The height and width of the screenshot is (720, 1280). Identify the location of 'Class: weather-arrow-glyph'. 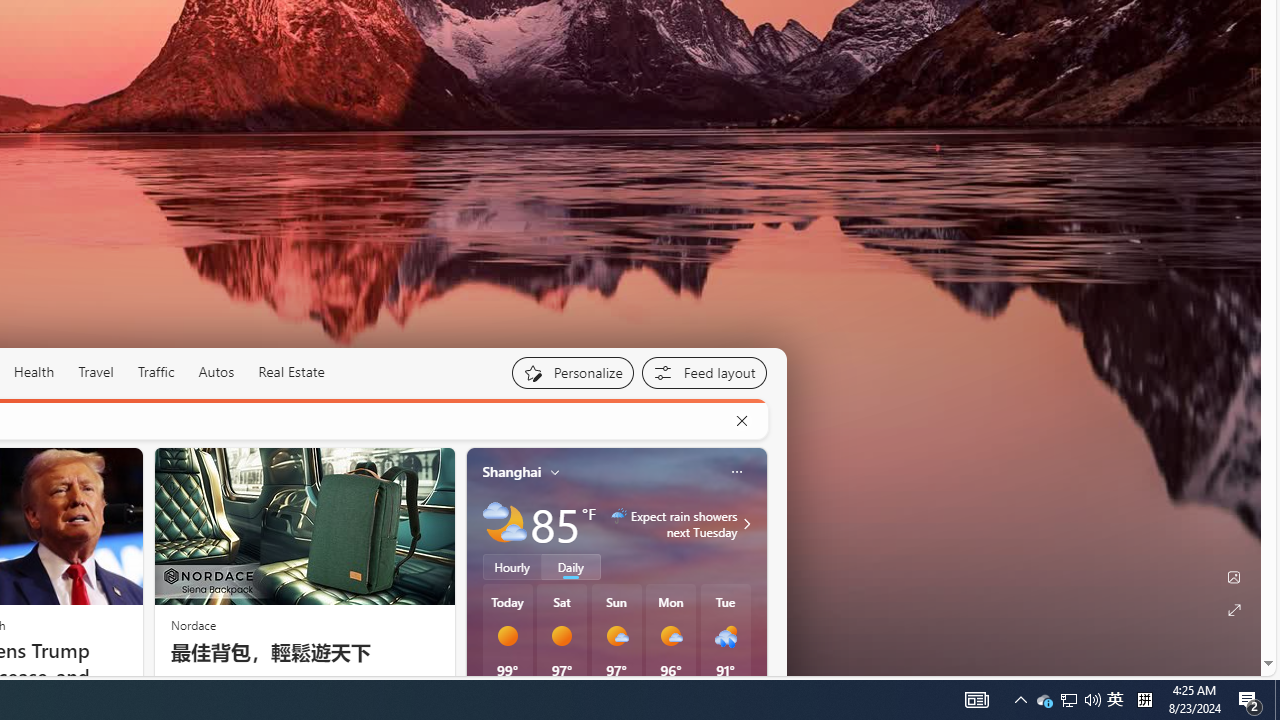
(745, 522).